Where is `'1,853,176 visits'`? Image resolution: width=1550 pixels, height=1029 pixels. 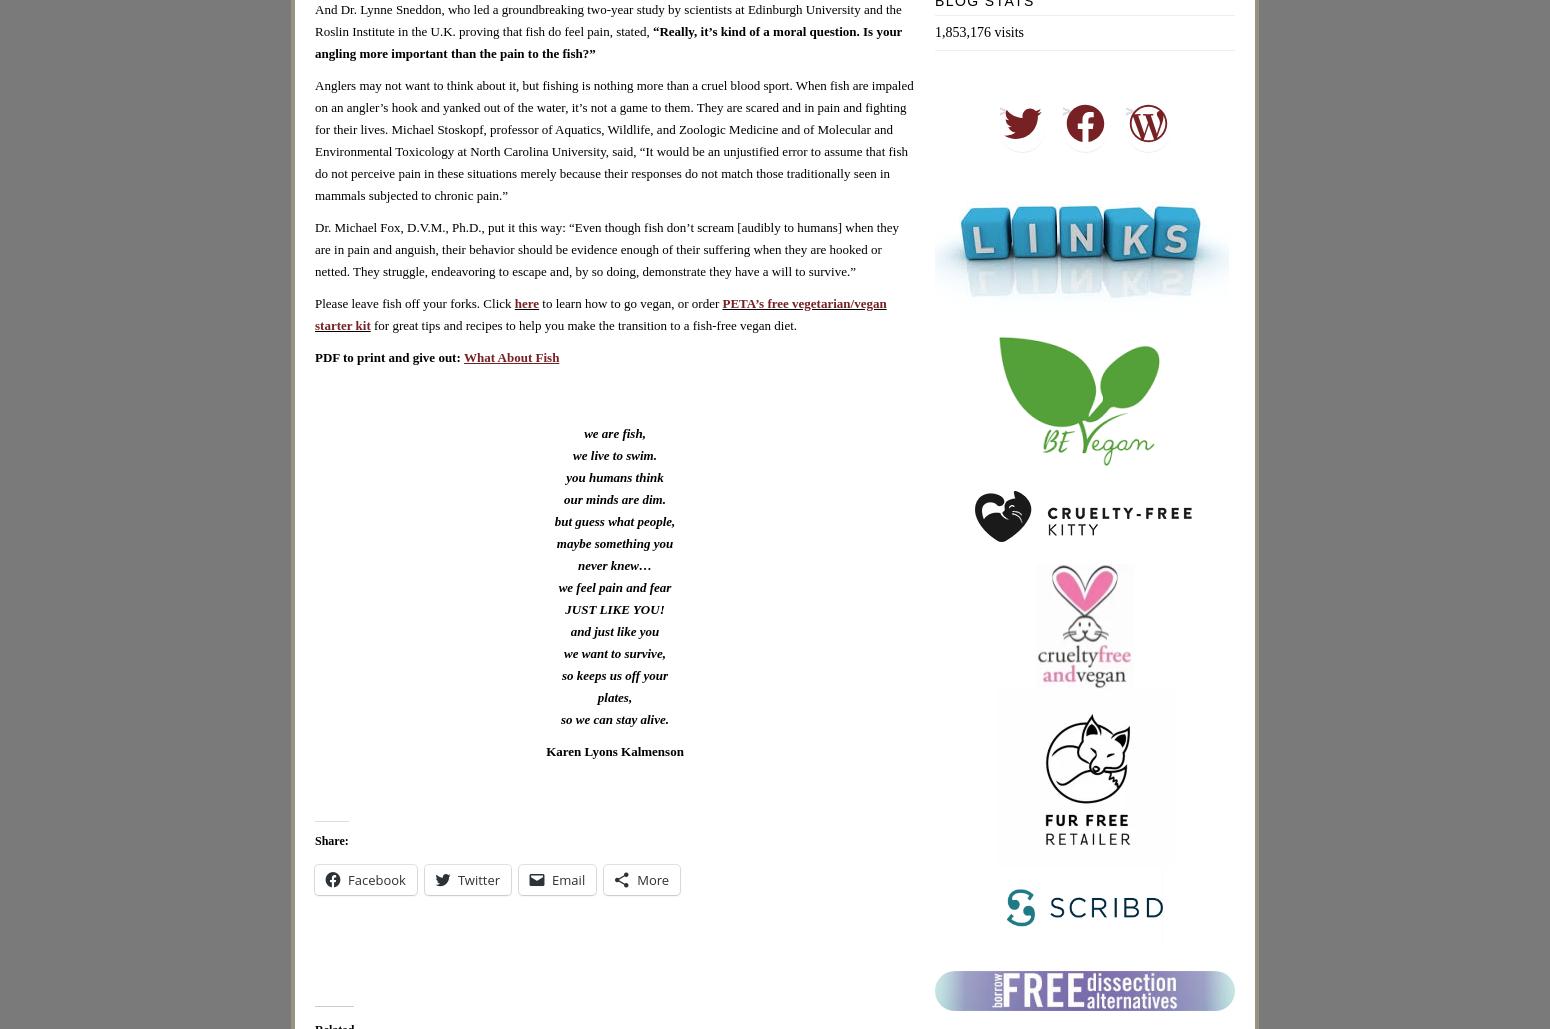
'1,853,176 visits' is located at coordinates (933, 32).